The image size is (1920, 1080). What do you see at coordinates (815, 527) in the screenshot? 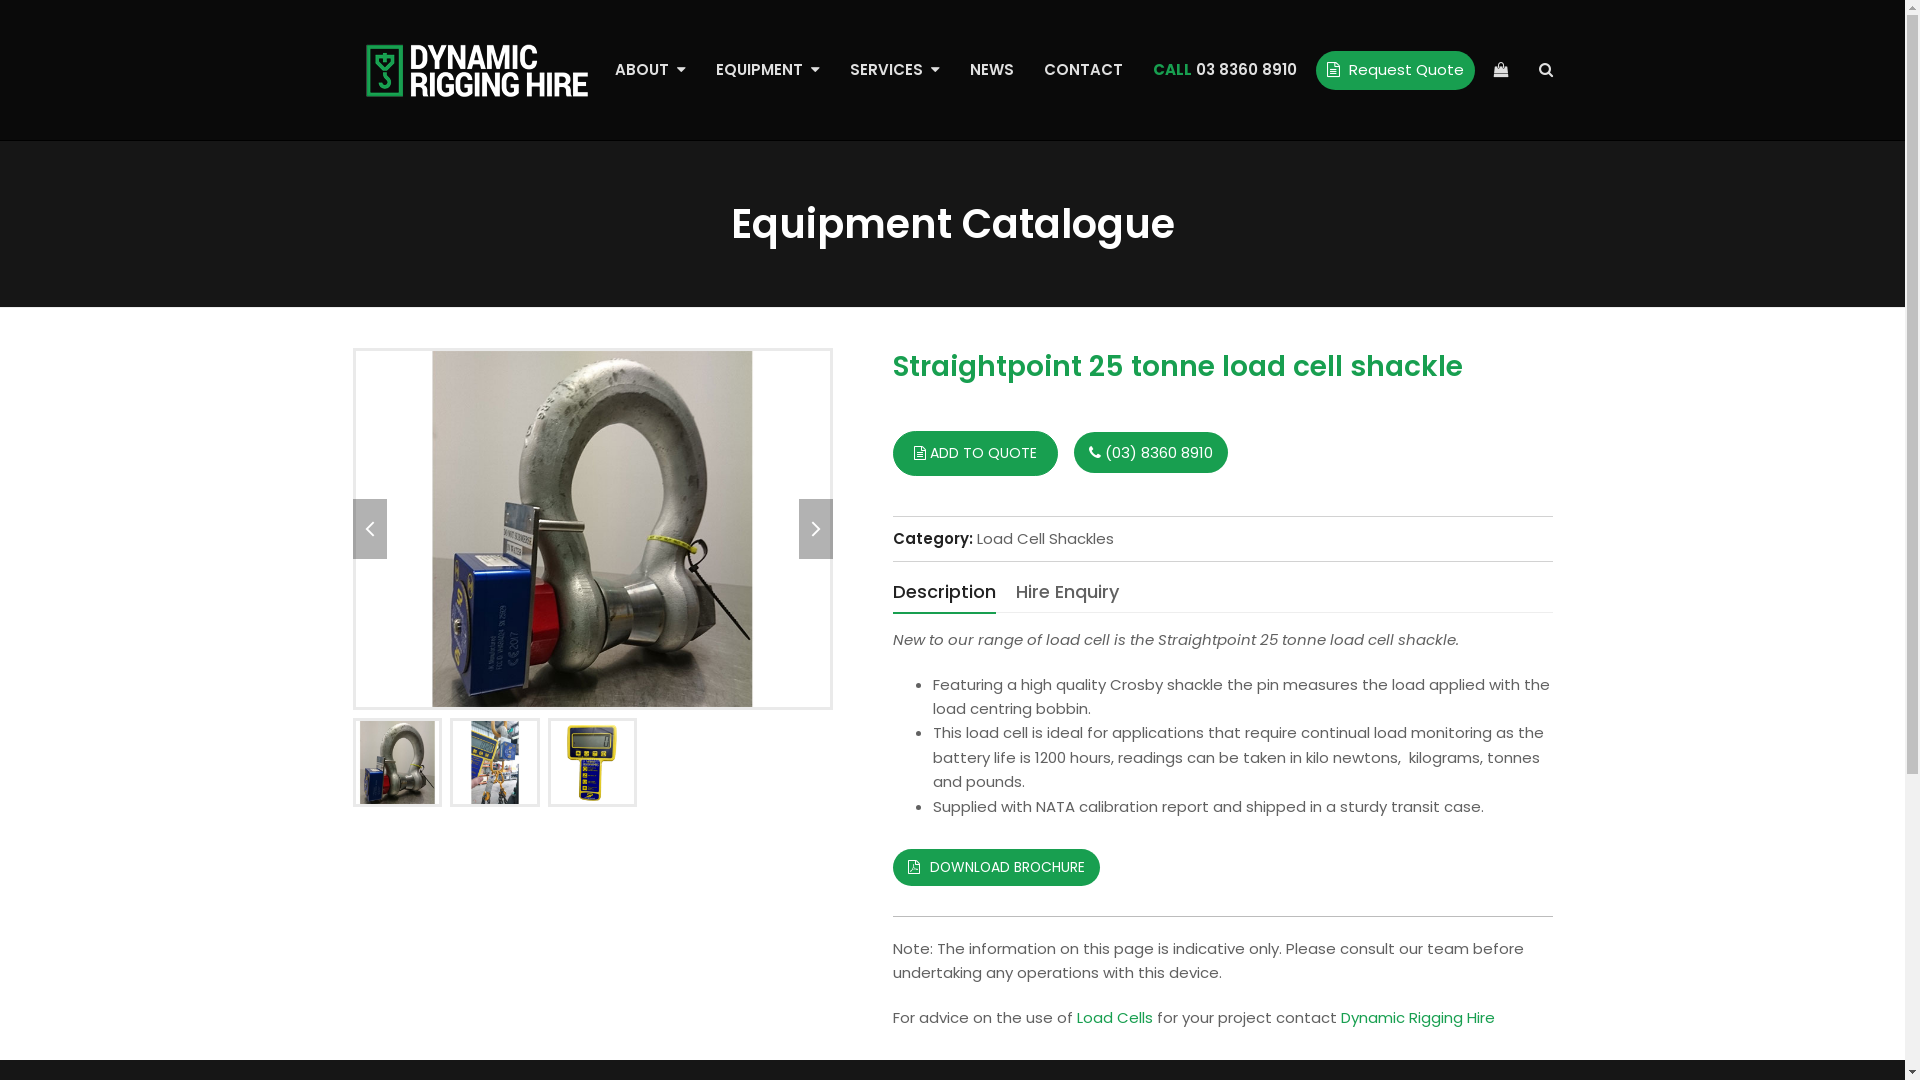
I see `'next slide'` at bounding box center [815, 527].